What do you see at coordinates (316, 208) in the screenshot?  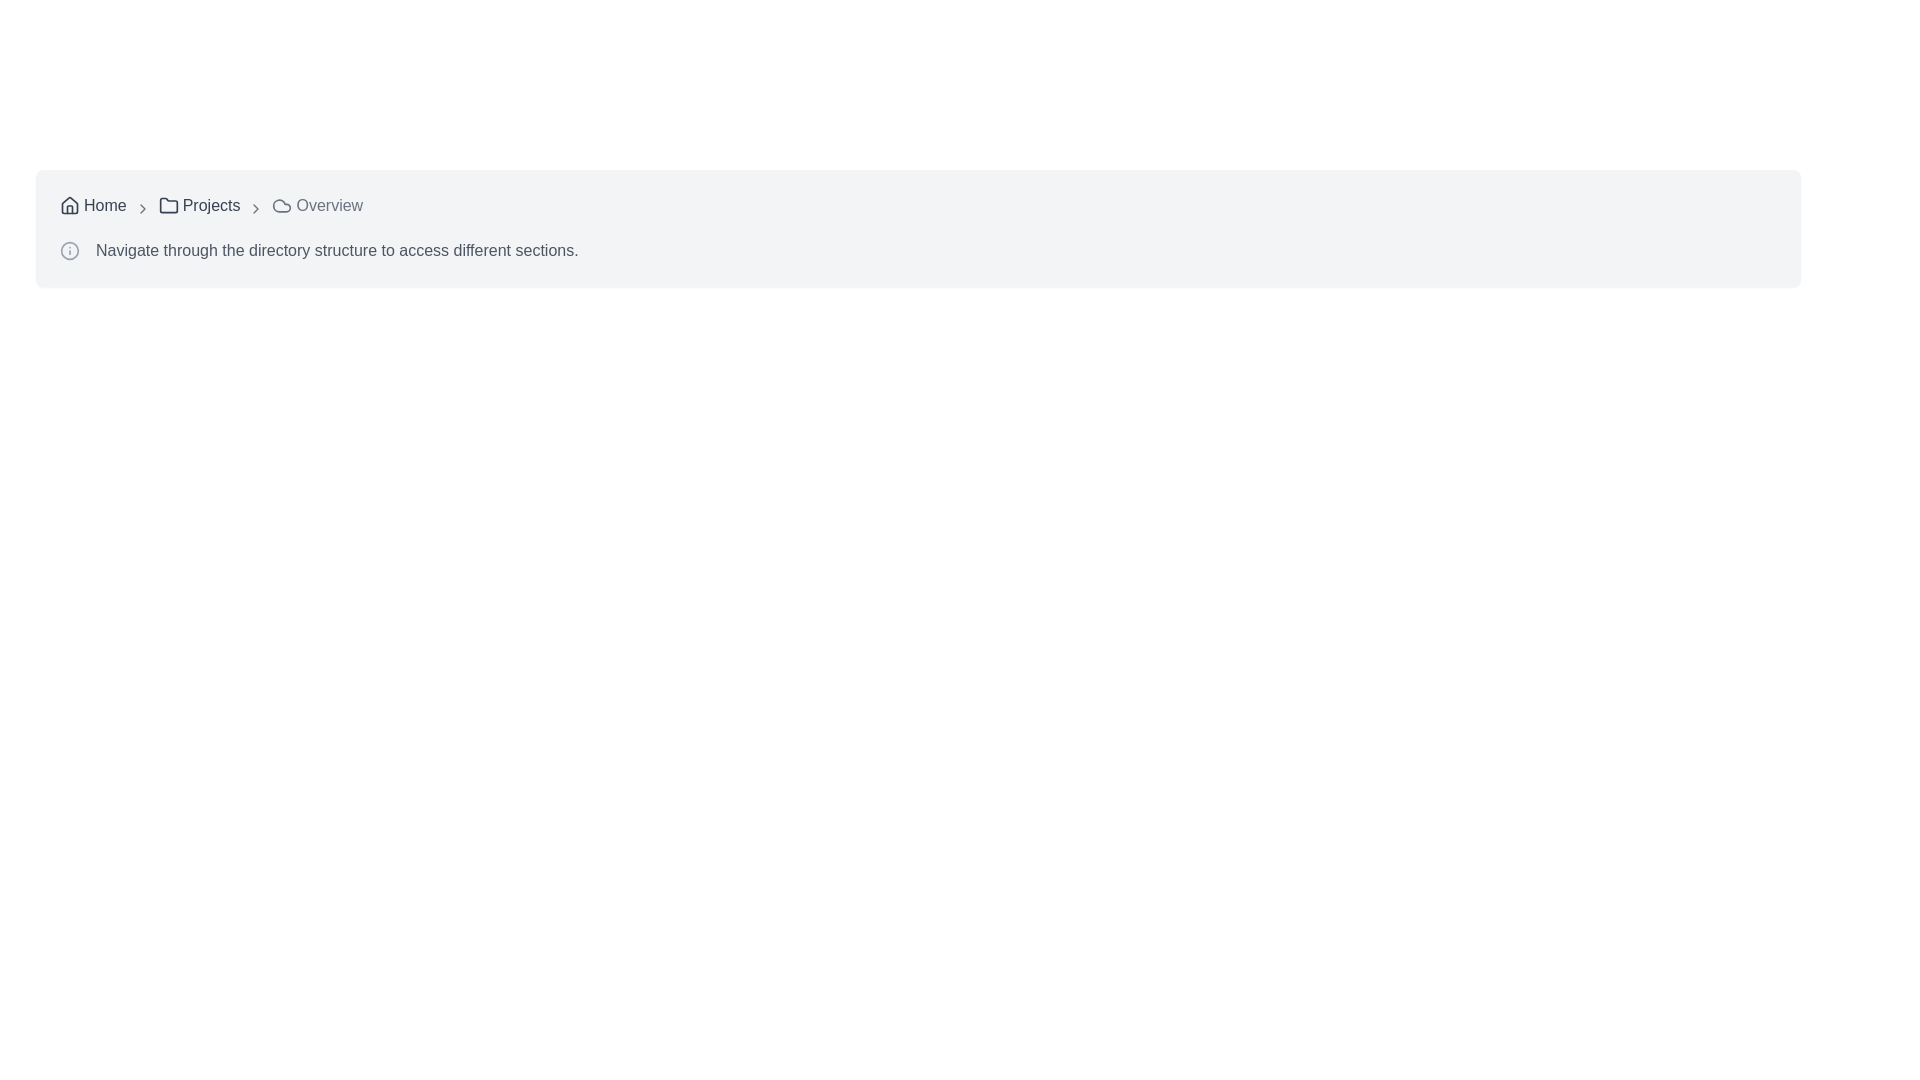 I see `the 'Overview' static text label with a cloud-shaped icon in the breadcrumb navigation bar` at bounding box center [316, 208].